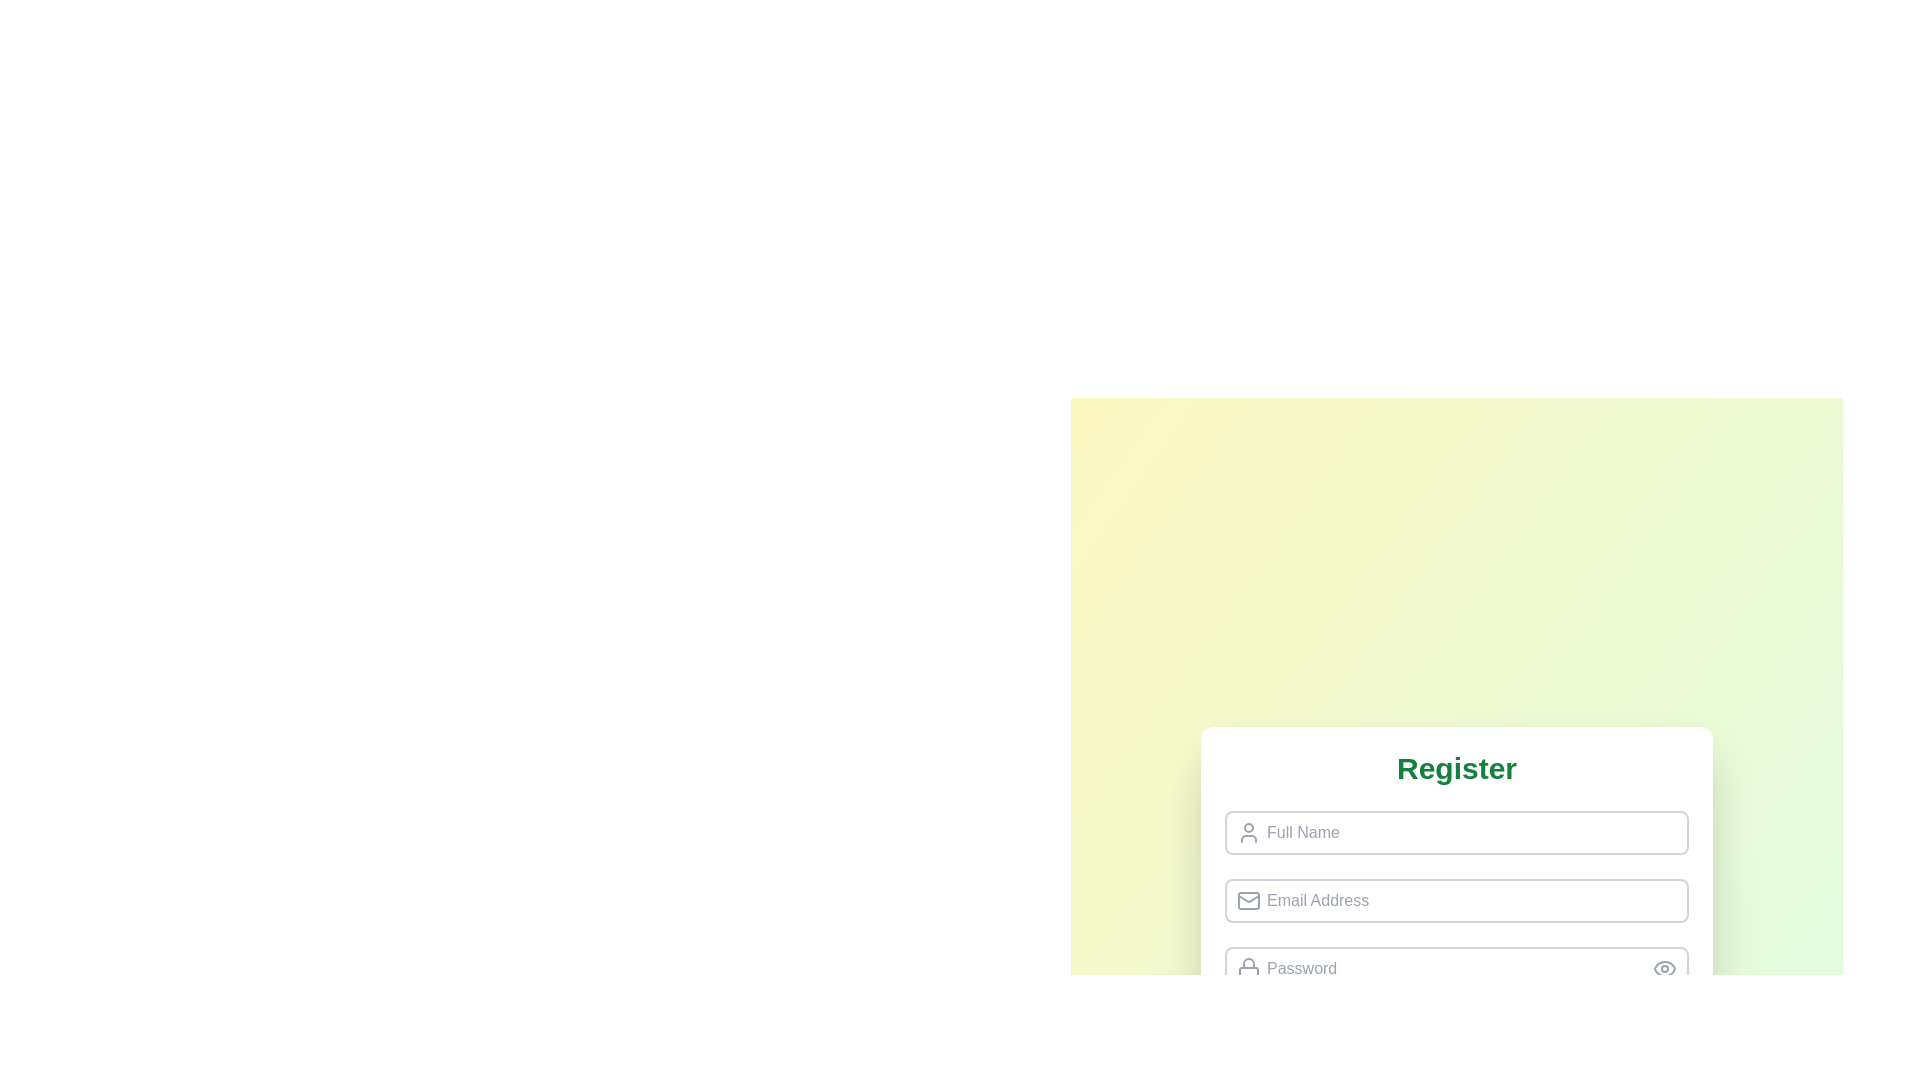 Image resolution: width=1920 pixels, height=1080 pixels. I want to click on the button with an embedded SVG icon located at the far right of the 'Password' input field, so click(1665, 967).